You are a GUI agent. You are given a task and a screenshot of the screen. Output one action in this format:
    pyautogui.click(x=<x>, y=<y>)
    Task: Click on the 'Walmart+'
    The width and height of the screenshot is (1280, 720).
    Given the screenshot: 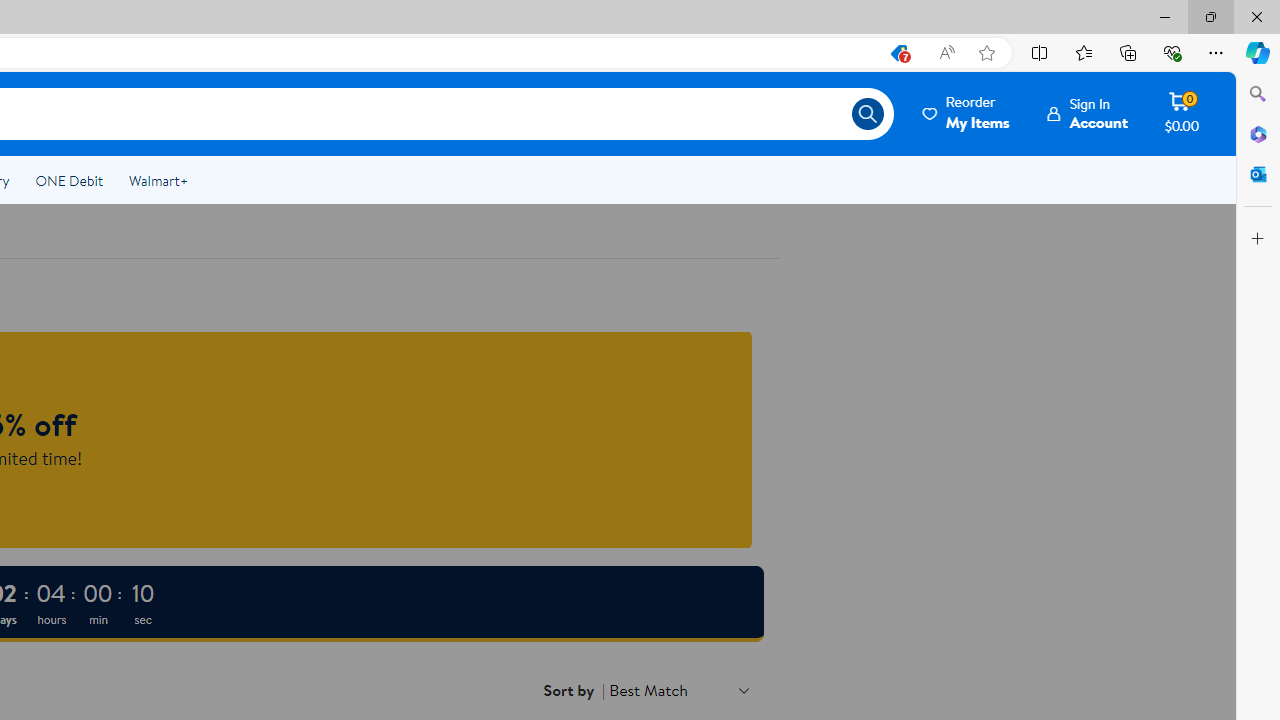 What is the action you would take?
    pyautogui.click(x=157, y=181)
    